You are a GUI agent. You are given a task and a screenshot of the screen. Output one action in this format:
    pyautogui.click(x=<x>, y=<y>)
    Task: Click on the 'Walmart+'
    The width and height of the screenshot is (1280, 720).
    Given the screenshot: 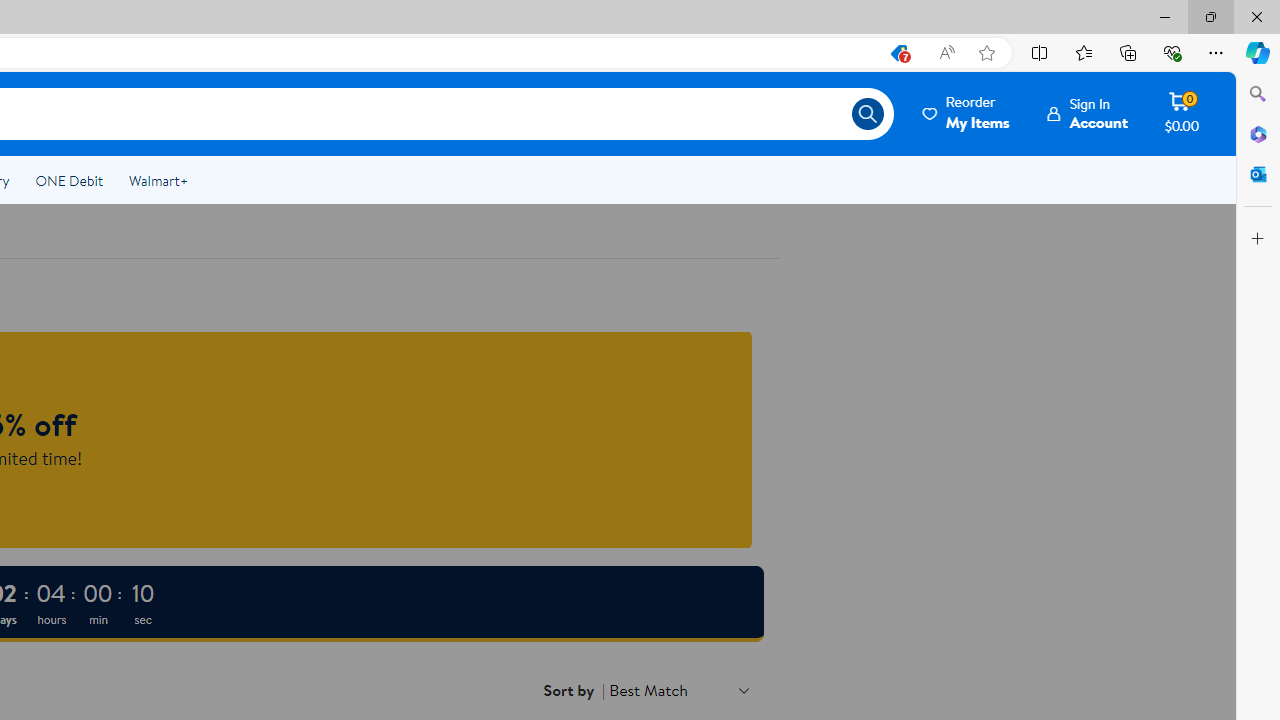 What is the action you would take?
    pyautogui.click(x=157, y=181)
    